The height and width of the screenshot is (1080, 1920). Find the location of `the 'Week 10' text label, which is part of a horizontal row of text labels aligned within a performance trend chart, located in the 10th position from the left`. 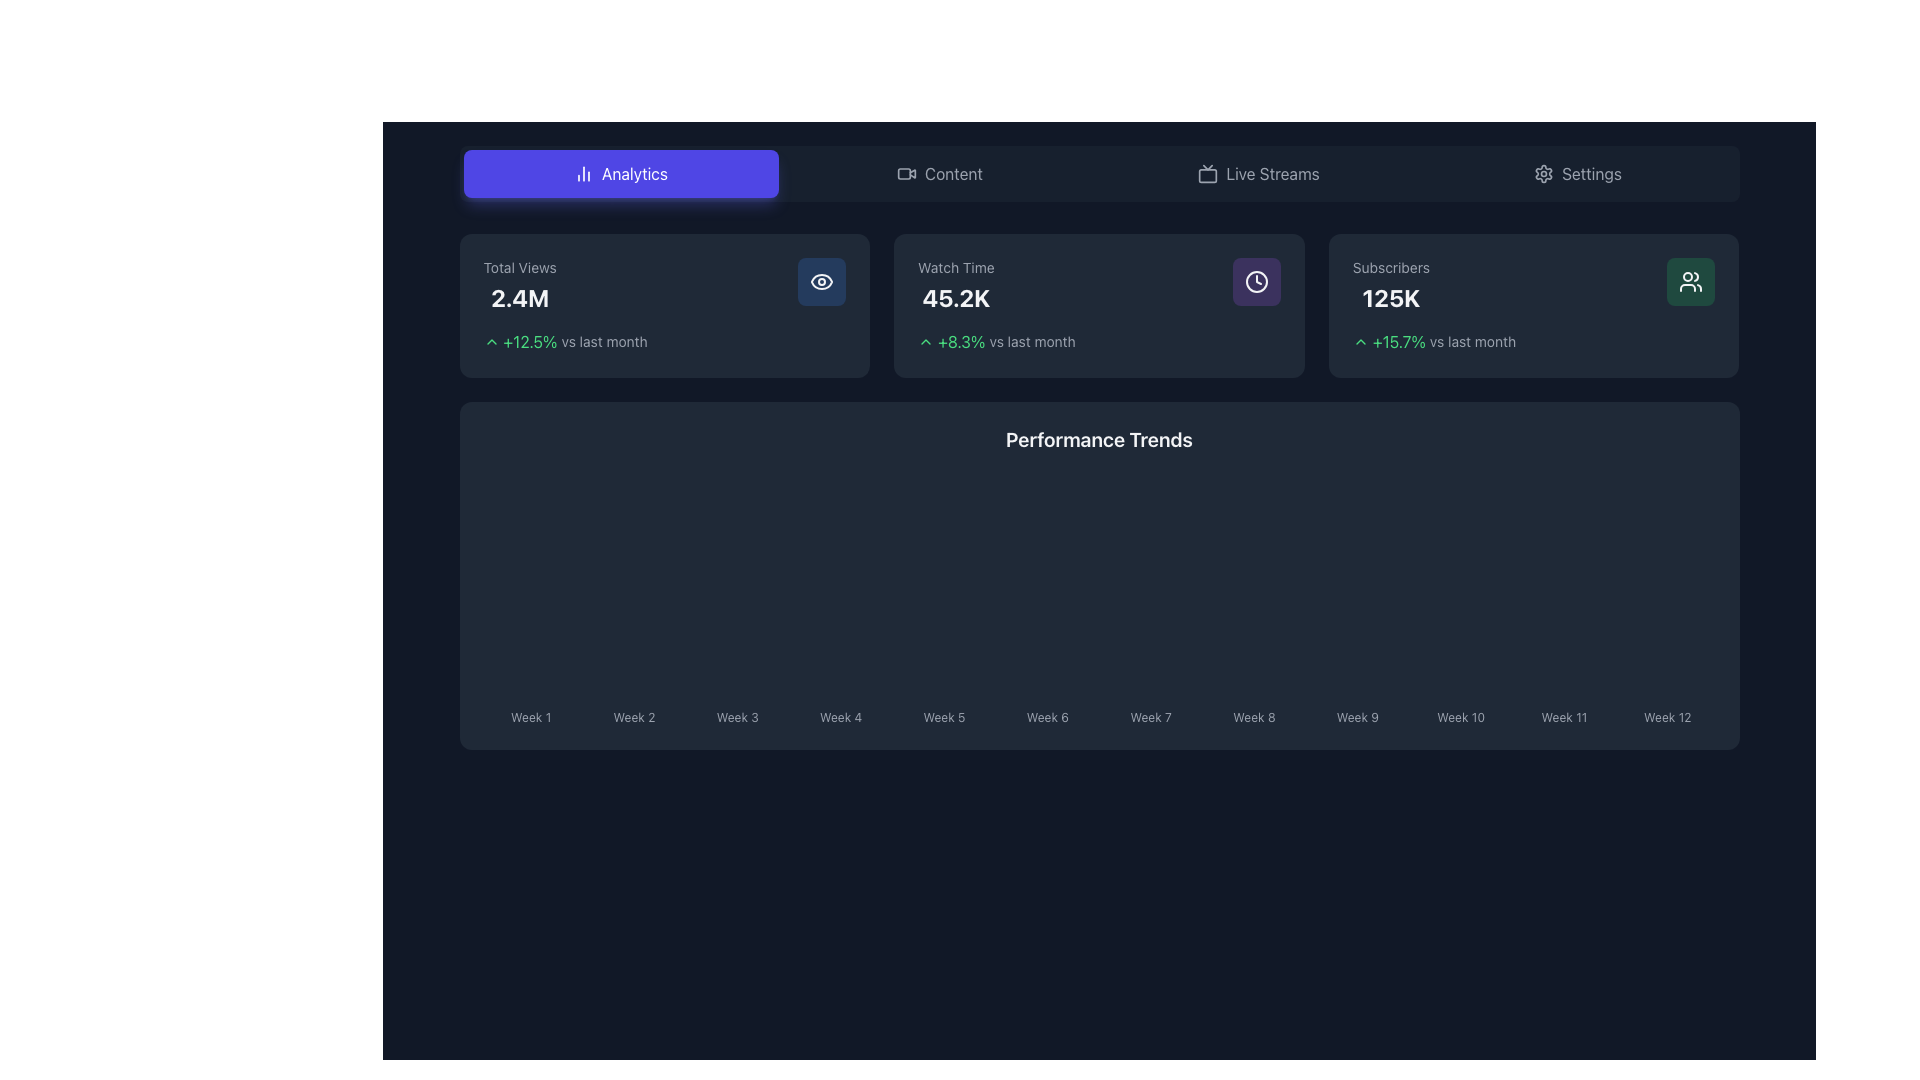

the 'Week 10' text label, which is part of a horizontal row of text labels aligned within a performance trend chart, located in the 10th position from the left is located at coordinates (1461, 712).